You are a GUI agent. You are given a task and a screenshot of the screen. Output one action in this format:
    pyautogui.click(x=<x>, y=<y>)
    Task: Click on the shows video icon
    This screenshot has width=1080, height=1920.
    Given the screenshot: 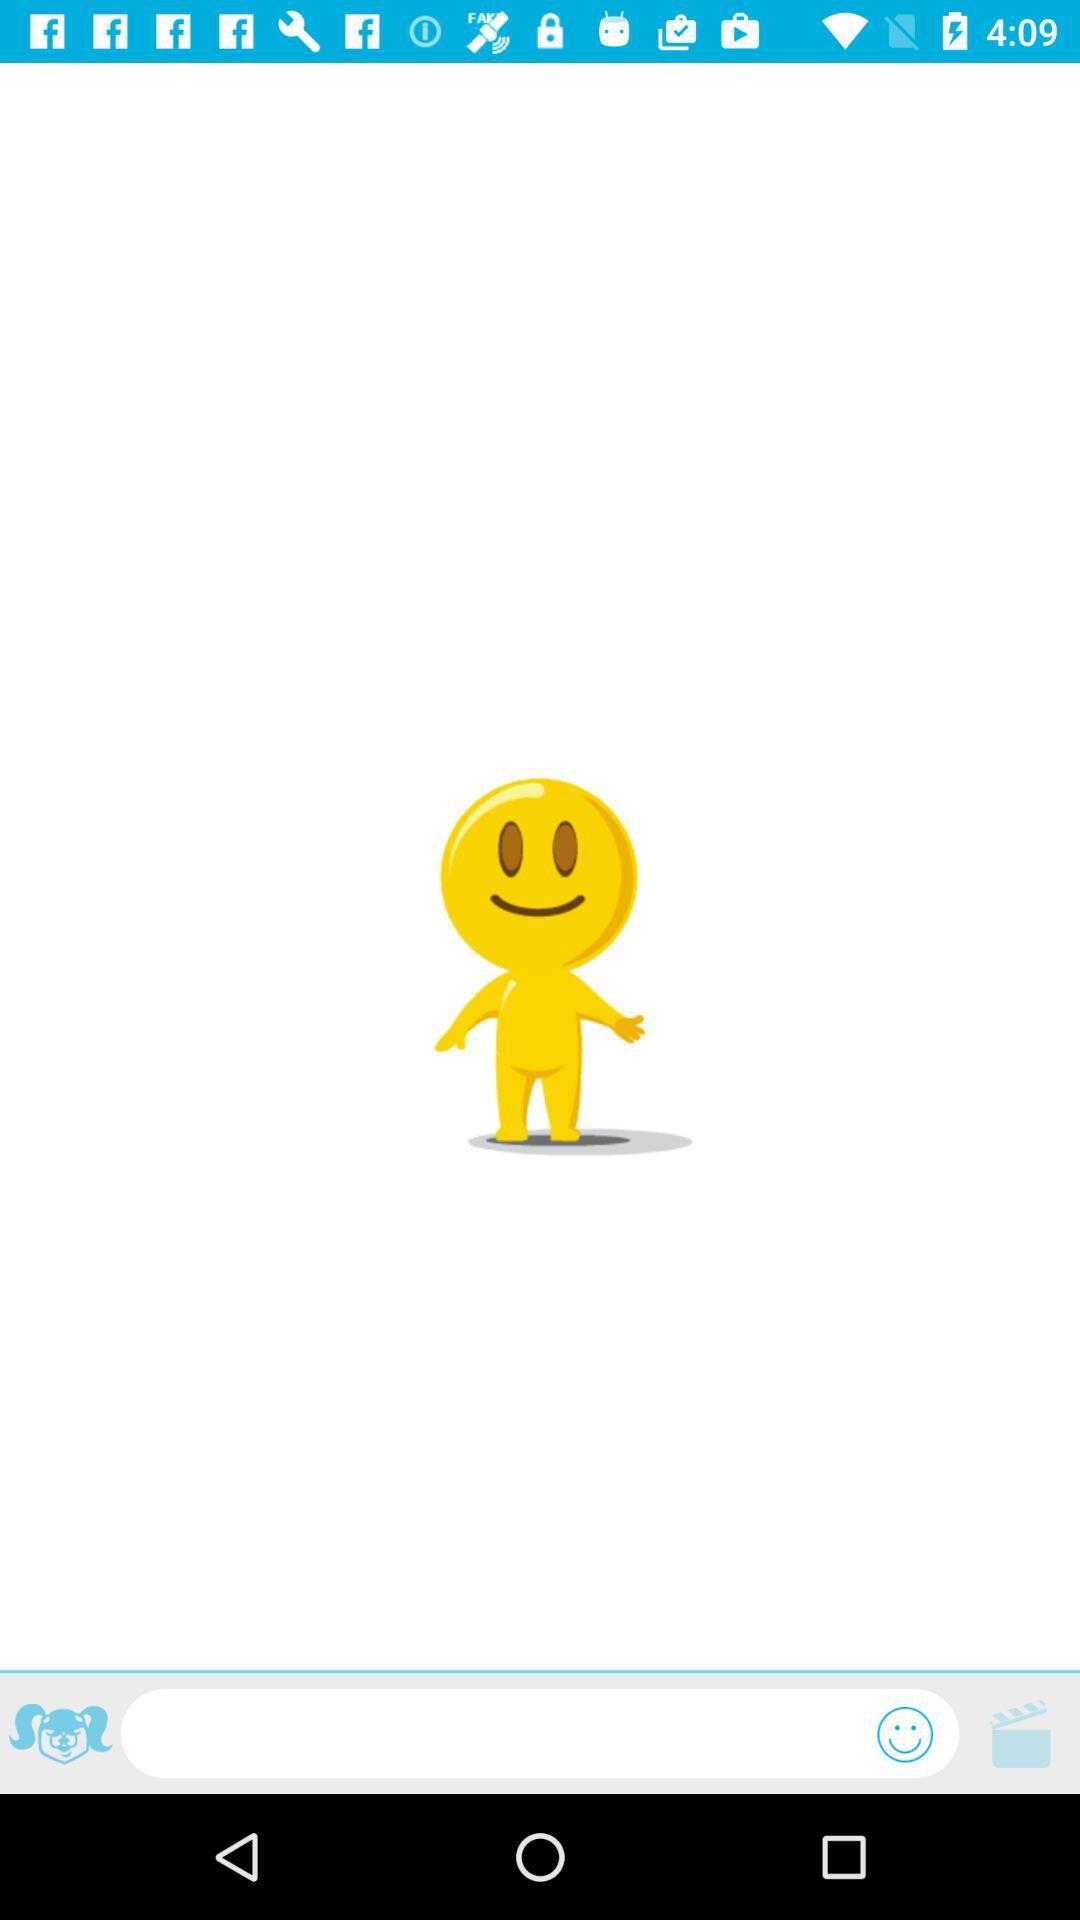 What is the action you would take?
    pyautogui.click(x=1019, y=1732)
    